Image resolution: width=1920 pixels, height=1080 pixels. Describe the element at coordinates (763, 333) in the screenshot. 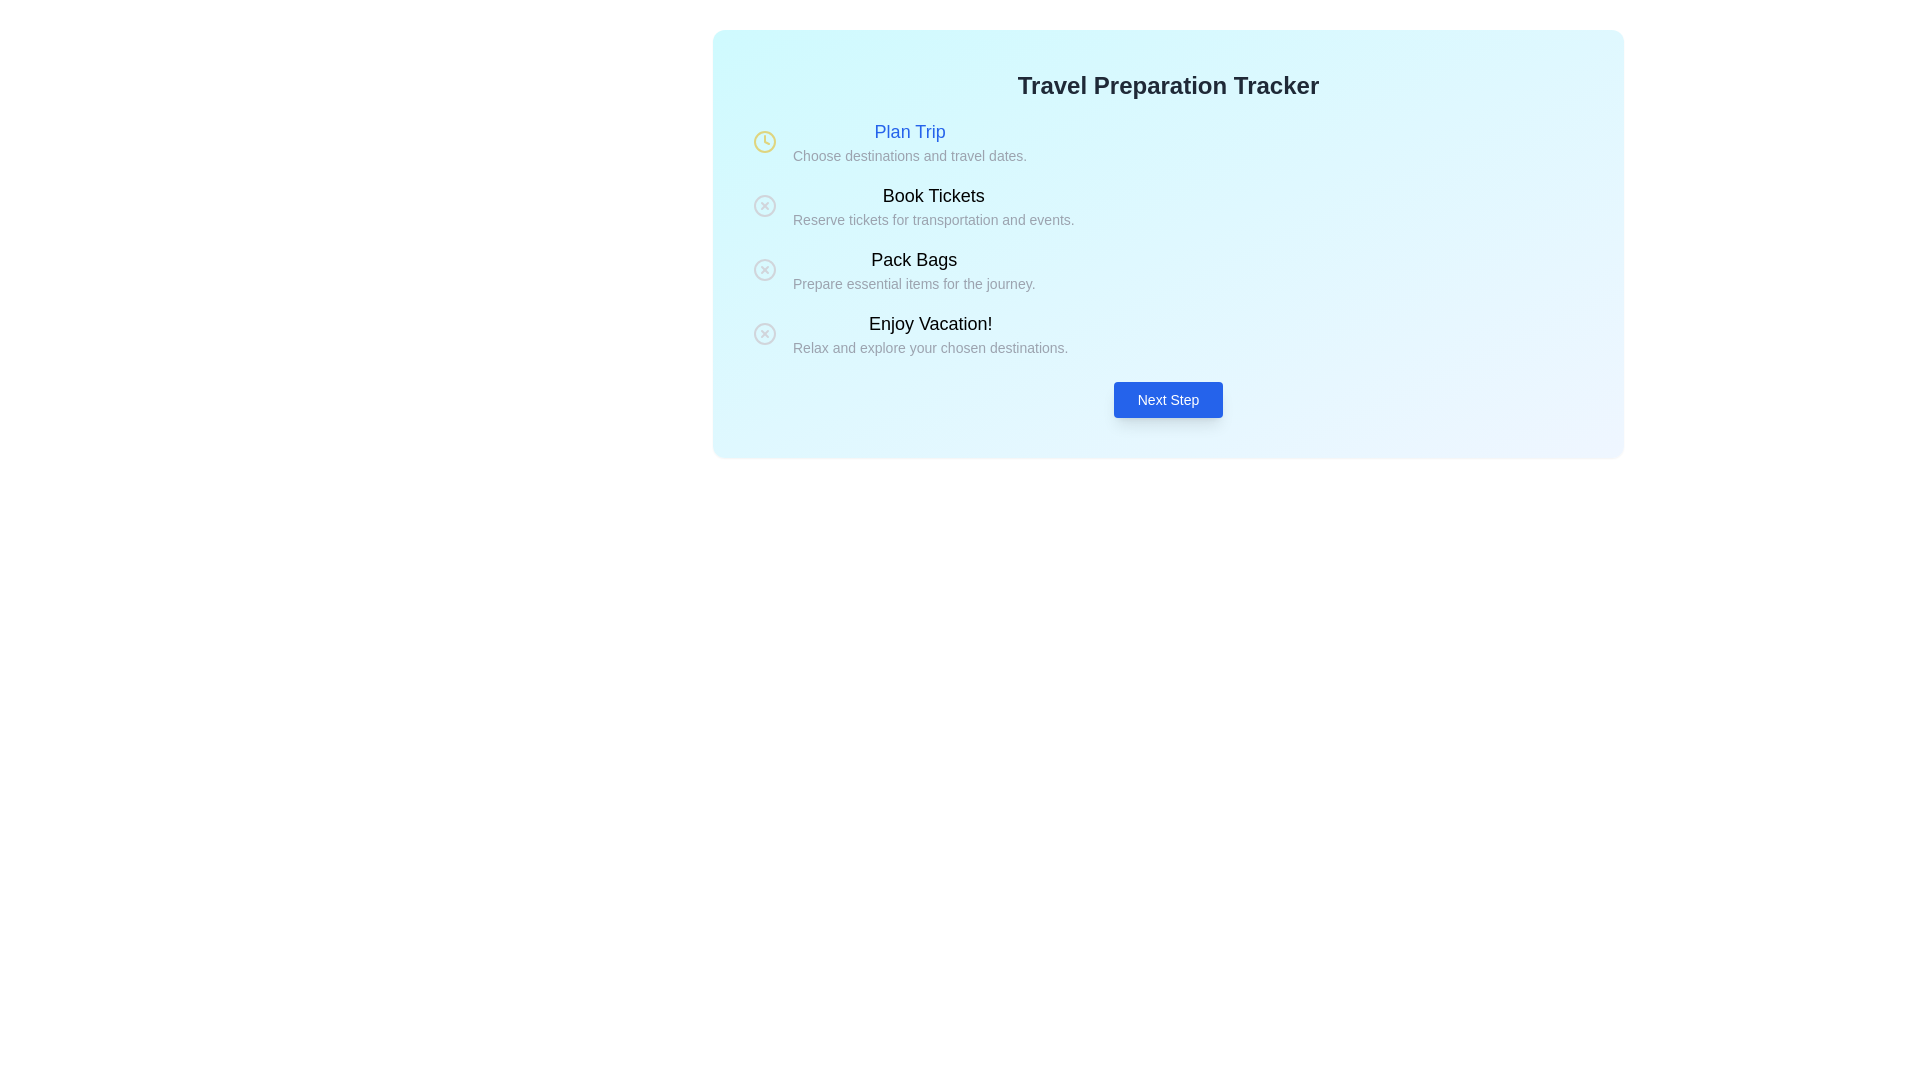

I see `the informative icon located to the left of the text 'Enjoy Vacation! Relax and explore your chosen destinations.' in the fourth row of items` at that location.